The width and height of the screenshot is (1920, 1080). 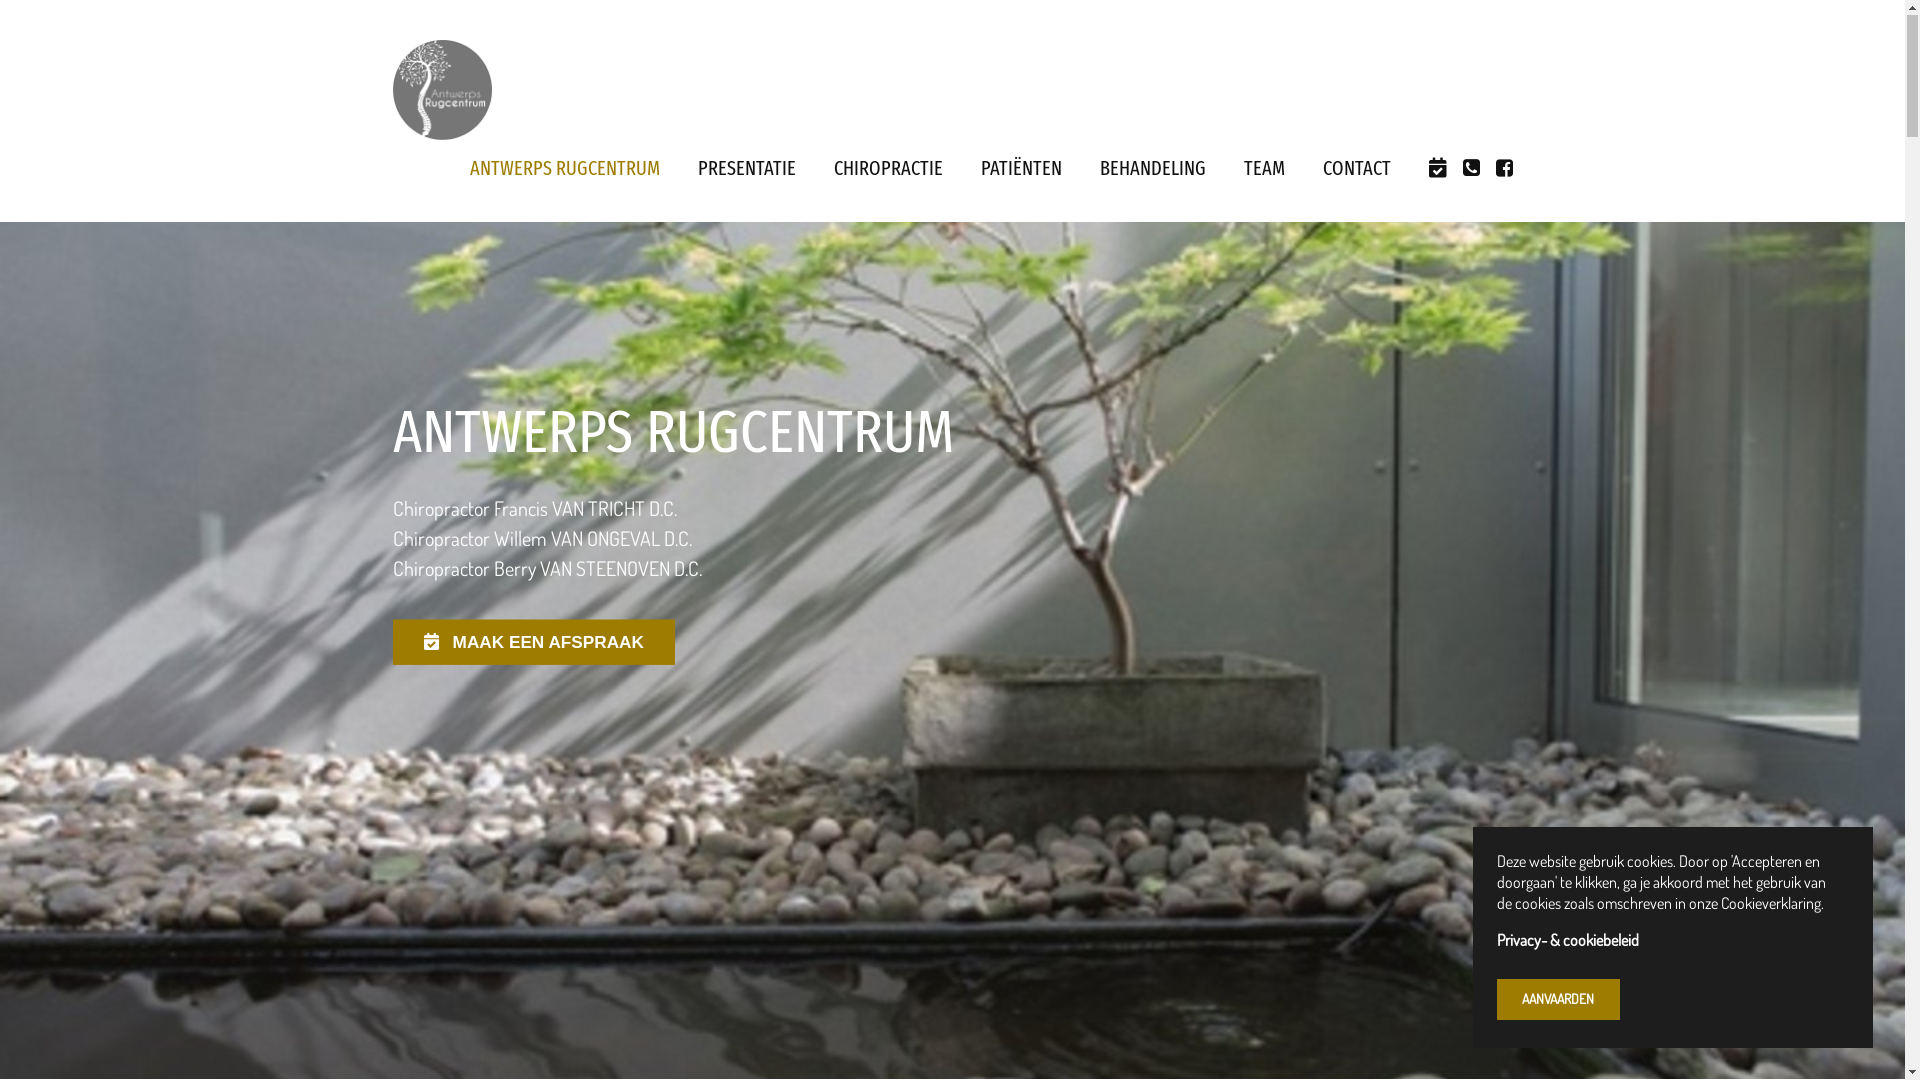 I want to click on 'ANTWERPS RUGCENTRUM', so click(x=564, y=168).